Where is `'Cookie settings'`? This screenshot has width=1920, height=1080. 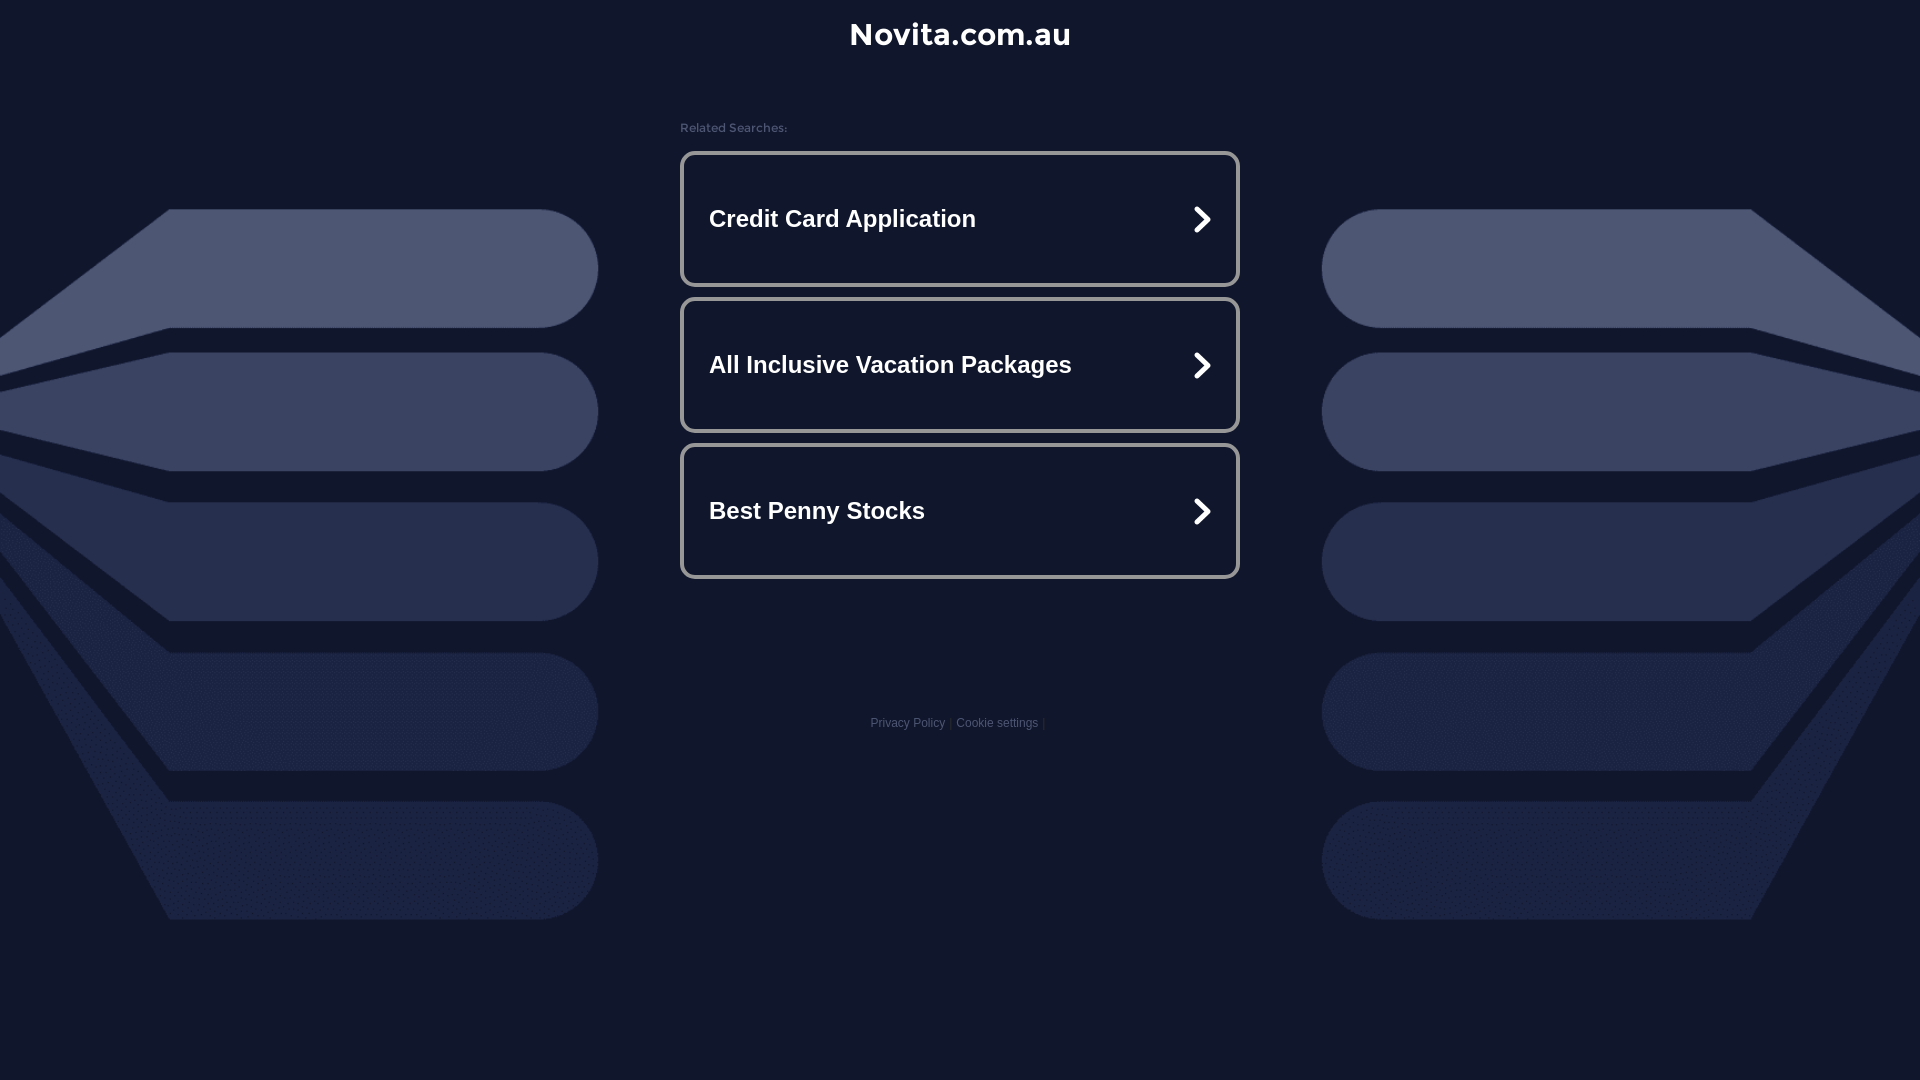
'Cookie settings' is located at coordinates (997, 722).